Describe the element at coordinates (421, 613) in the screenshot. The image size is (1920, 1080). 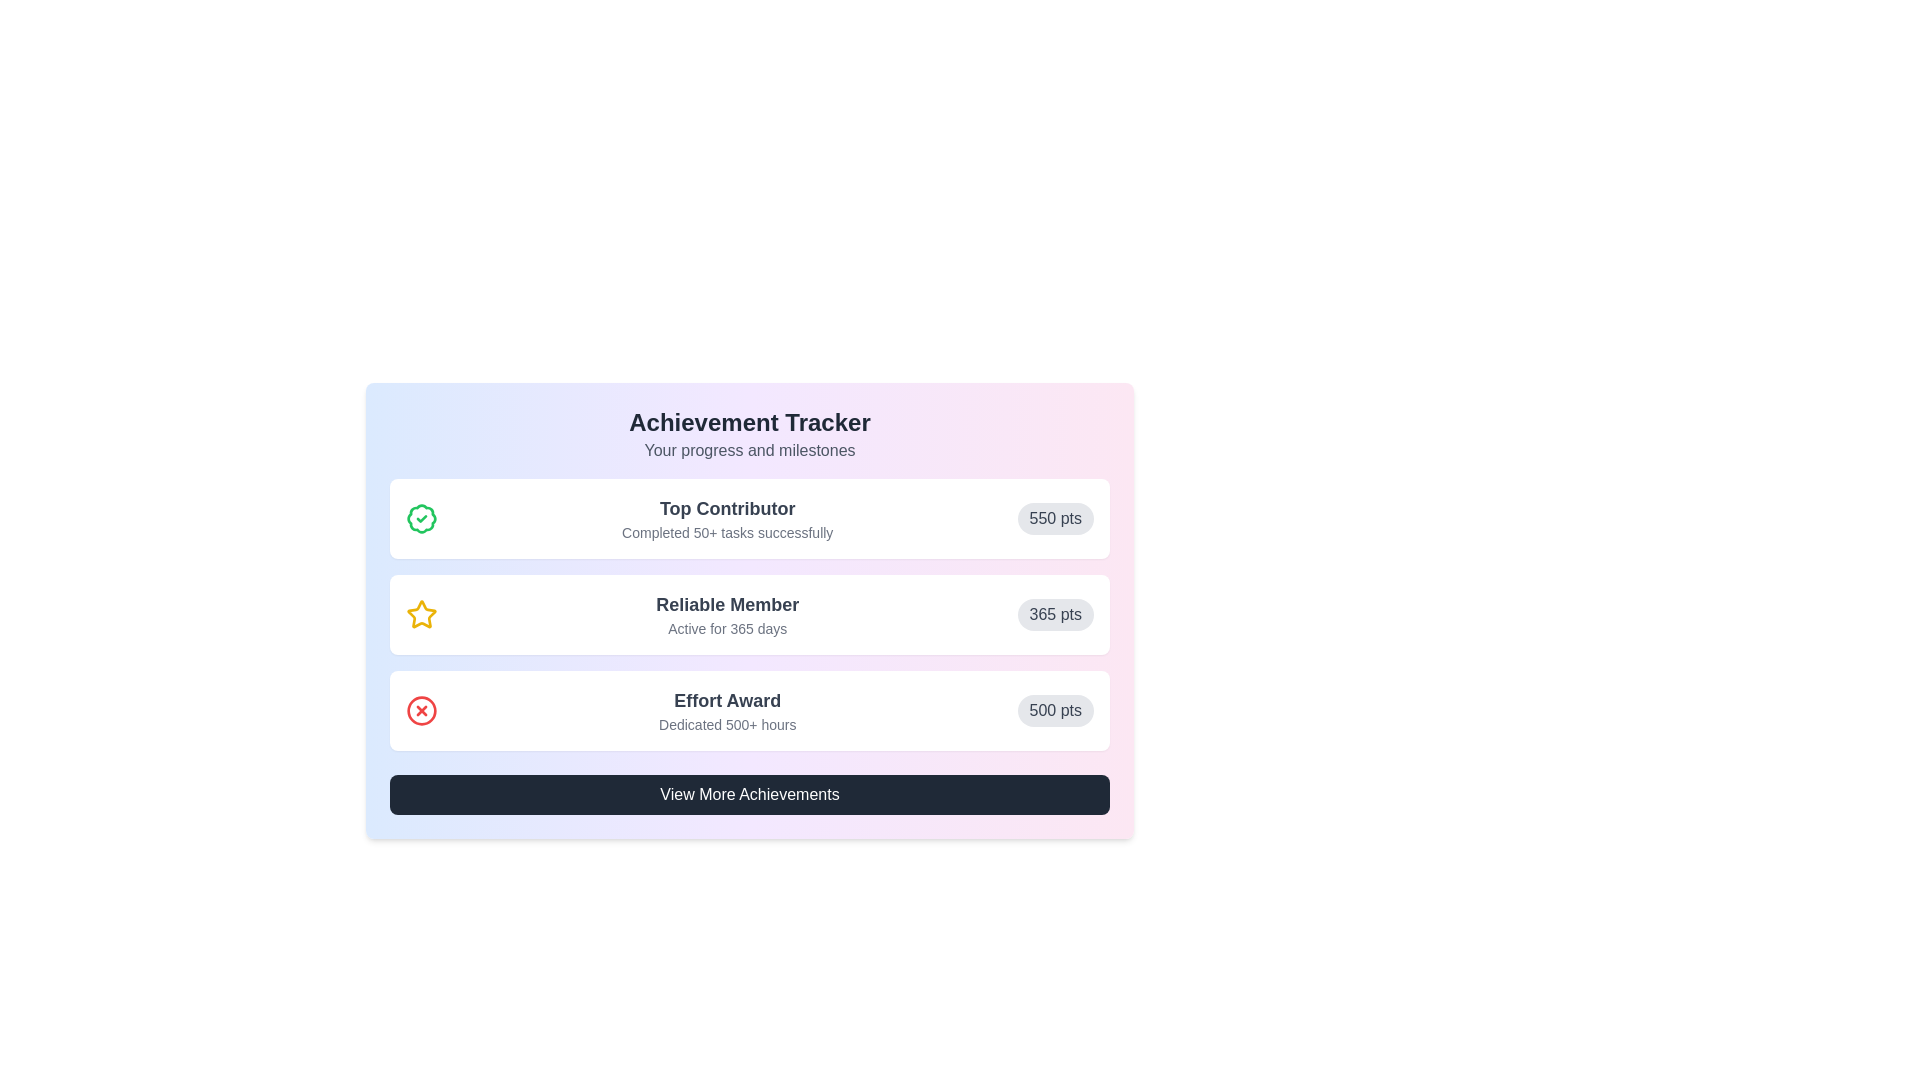
I see `the five-pointed star icon, which is golden yellow and outlined in a darker shade, located in the second row of the 'Achievement Tracker' list near the label 'Reliable Member'` at that location.